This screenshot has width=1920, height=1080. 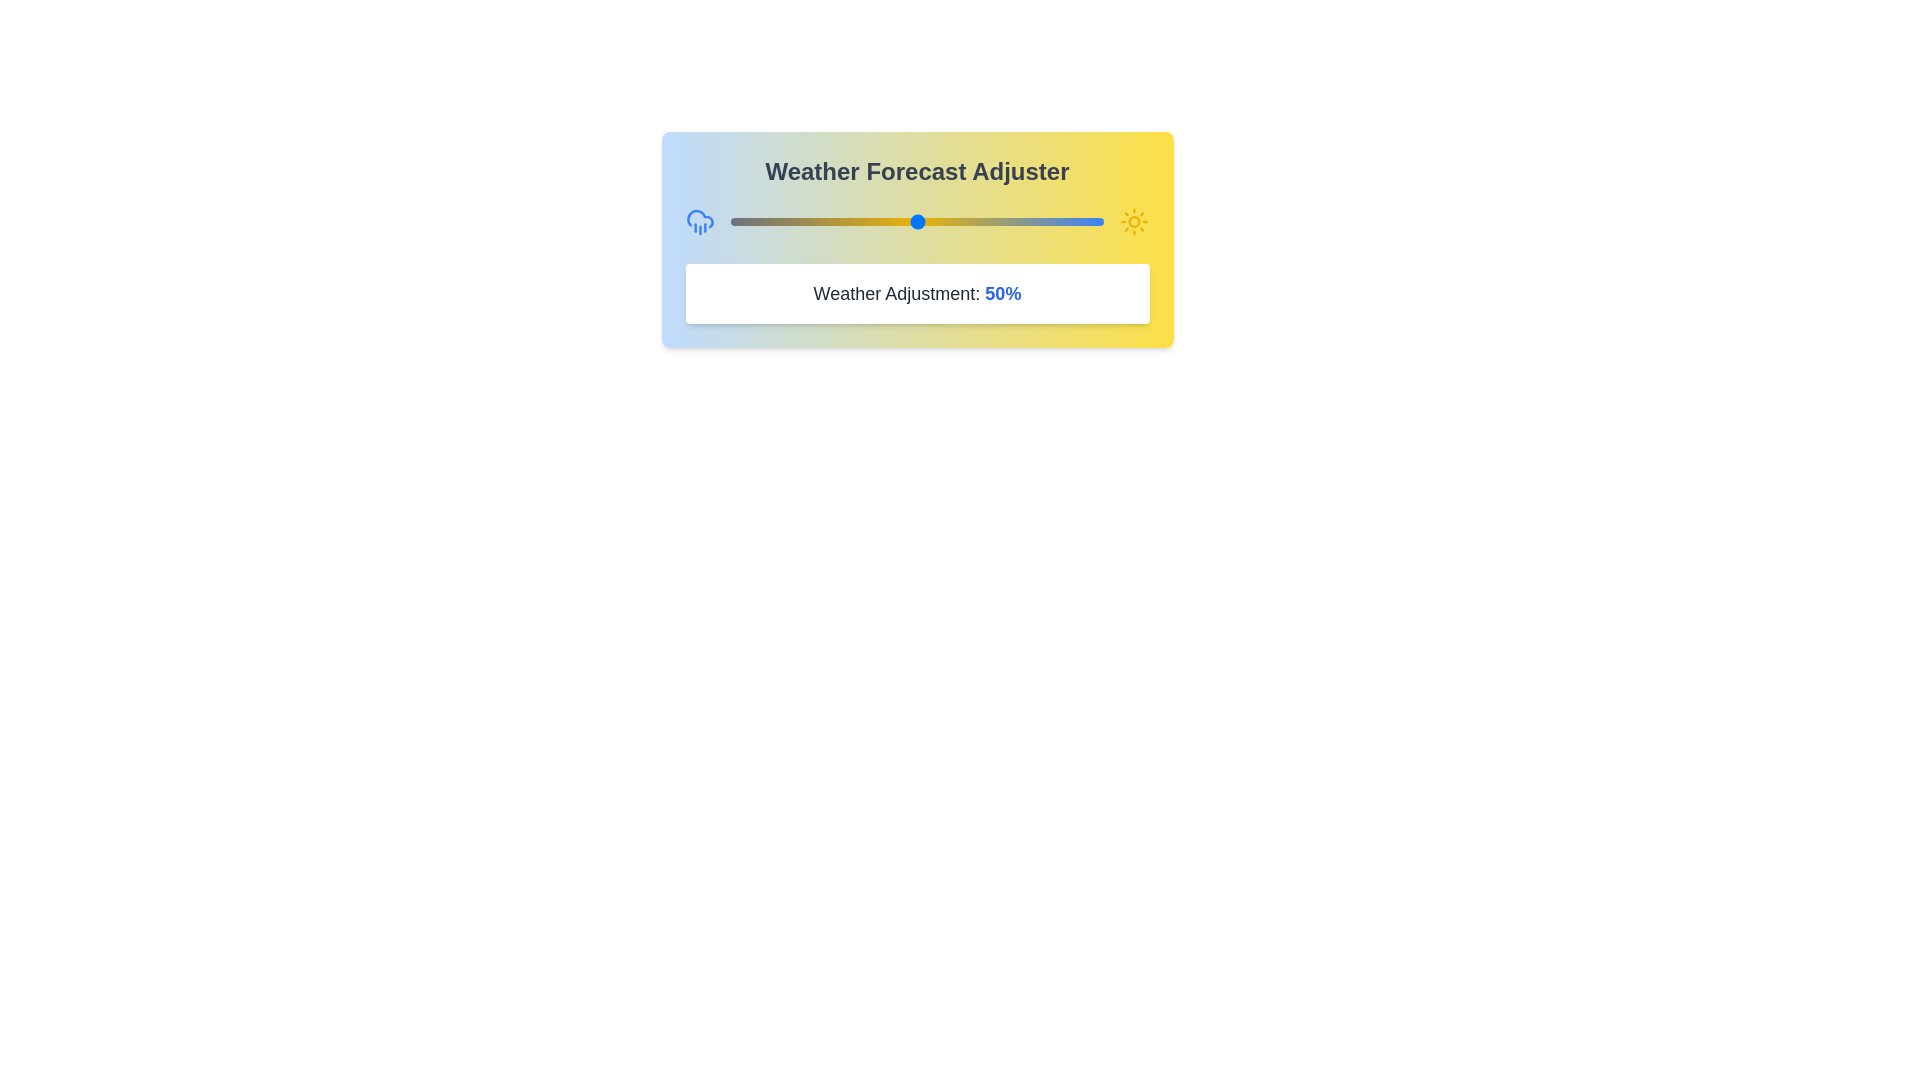 I want to click on the weather slider to 86%, so click(x=1051, y=222).